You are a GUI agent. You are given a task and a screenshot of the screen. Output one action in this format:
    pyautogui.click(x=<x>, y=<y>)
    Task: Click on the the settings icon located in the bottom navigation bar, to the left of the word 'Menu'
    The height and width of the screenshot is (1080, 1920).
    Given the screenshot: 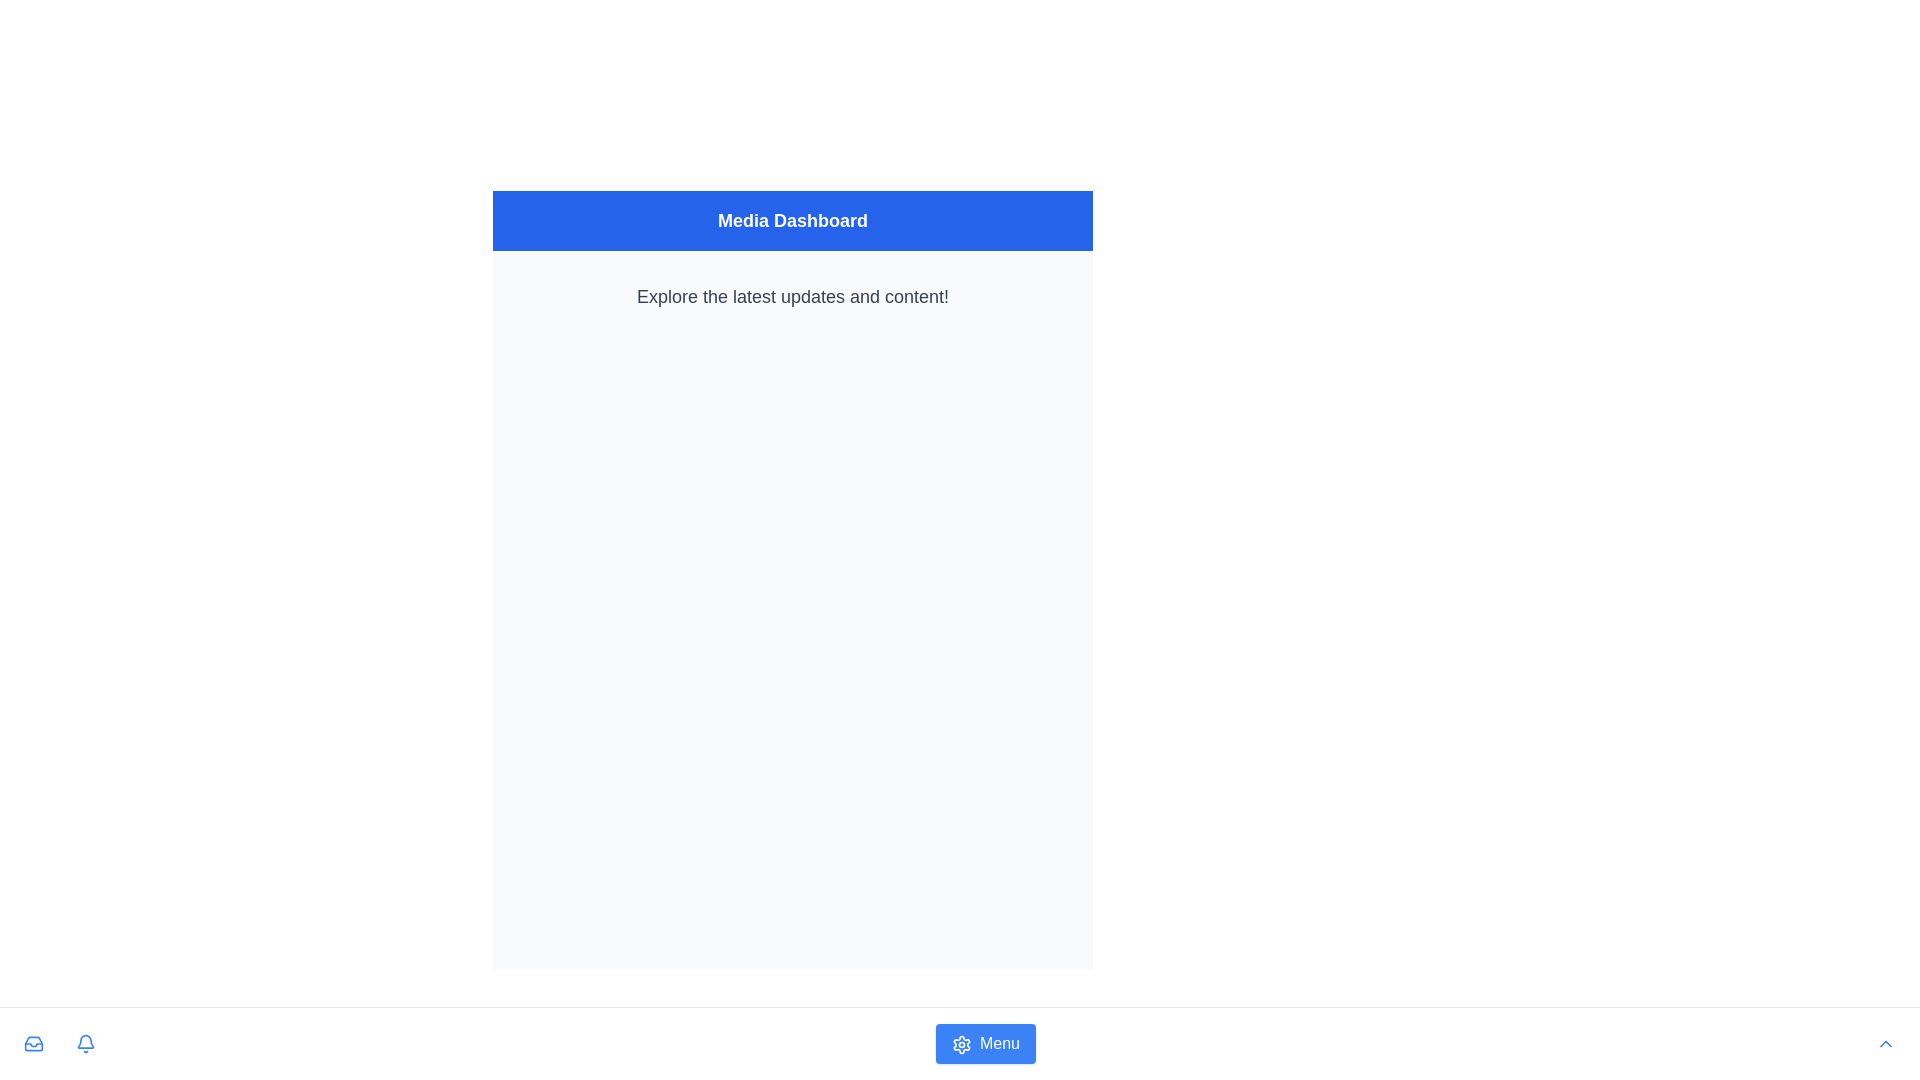 What is the action you would take?
    pyautogui.click(x=961, y=1043)
    